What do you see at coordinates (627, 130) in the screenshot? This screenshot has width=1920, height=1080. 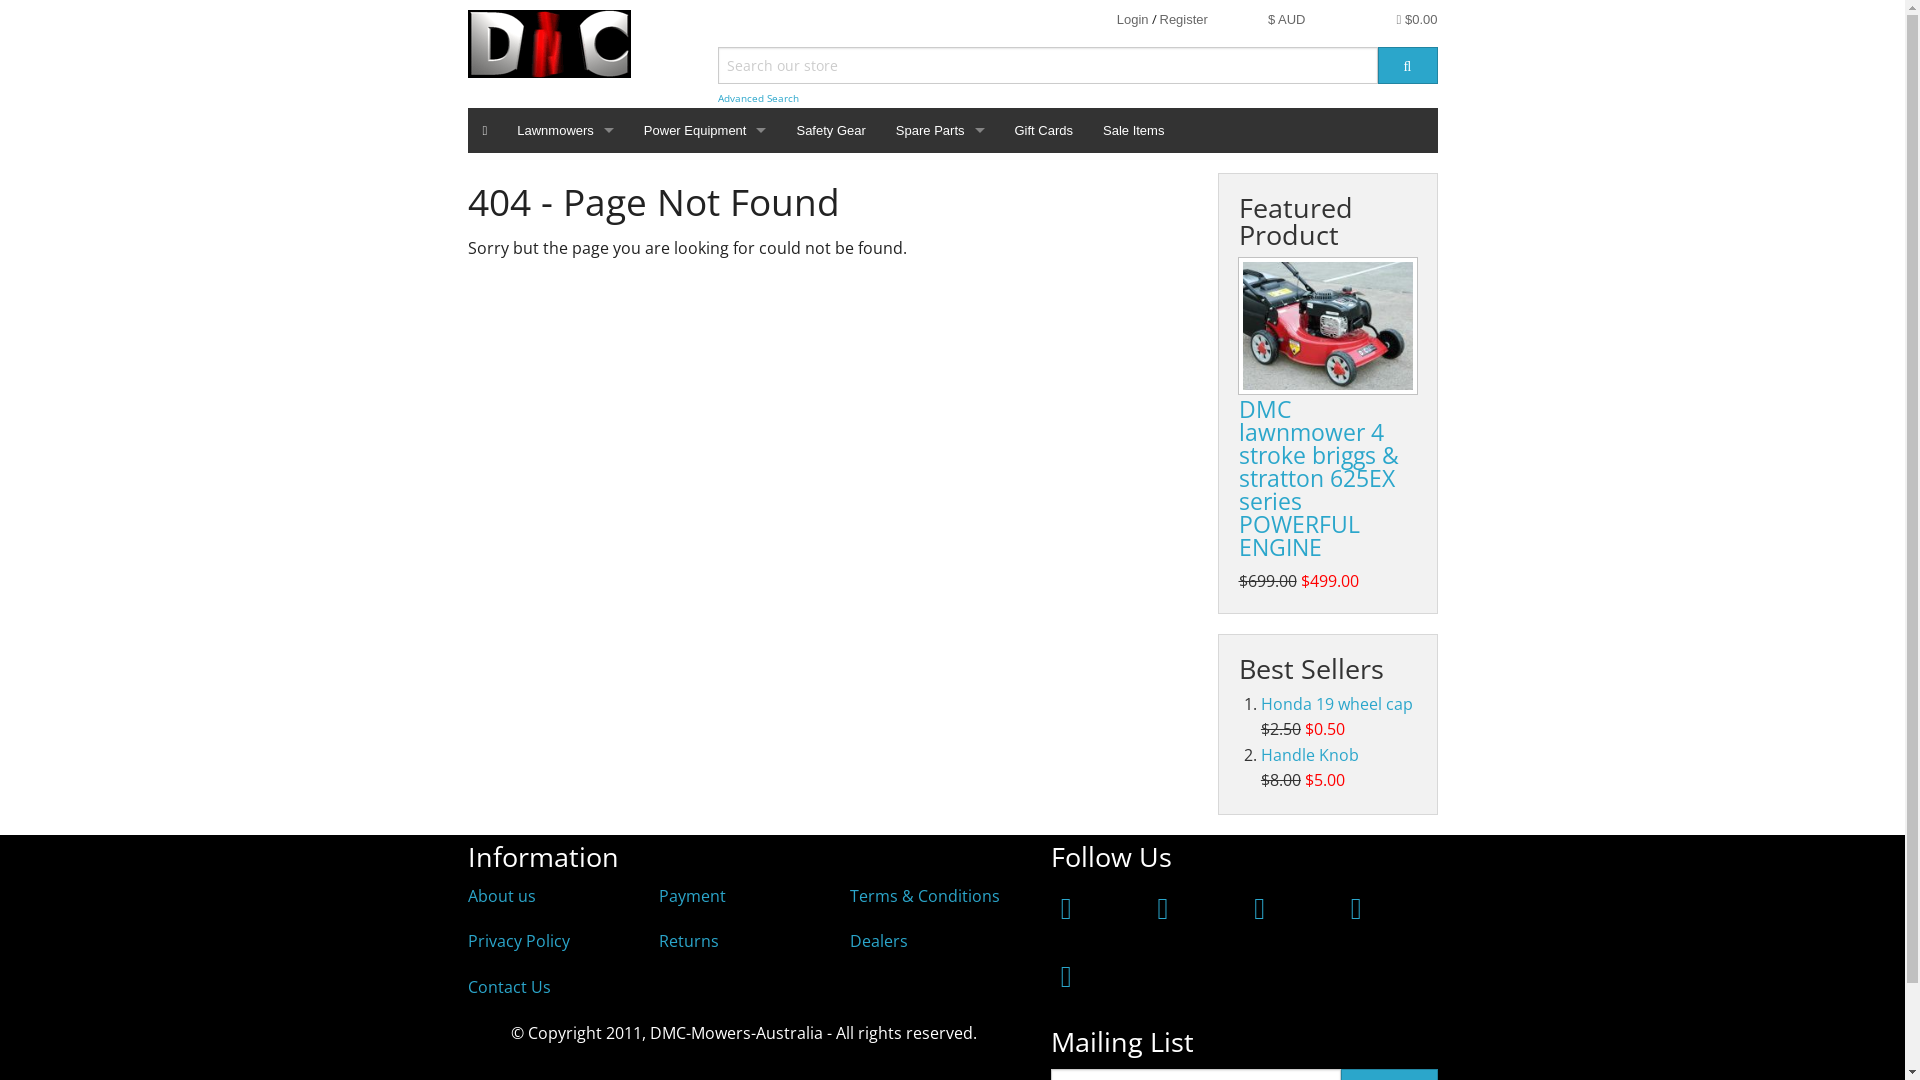 I see `'Power Equipment'` at bounding box center [627, 130].